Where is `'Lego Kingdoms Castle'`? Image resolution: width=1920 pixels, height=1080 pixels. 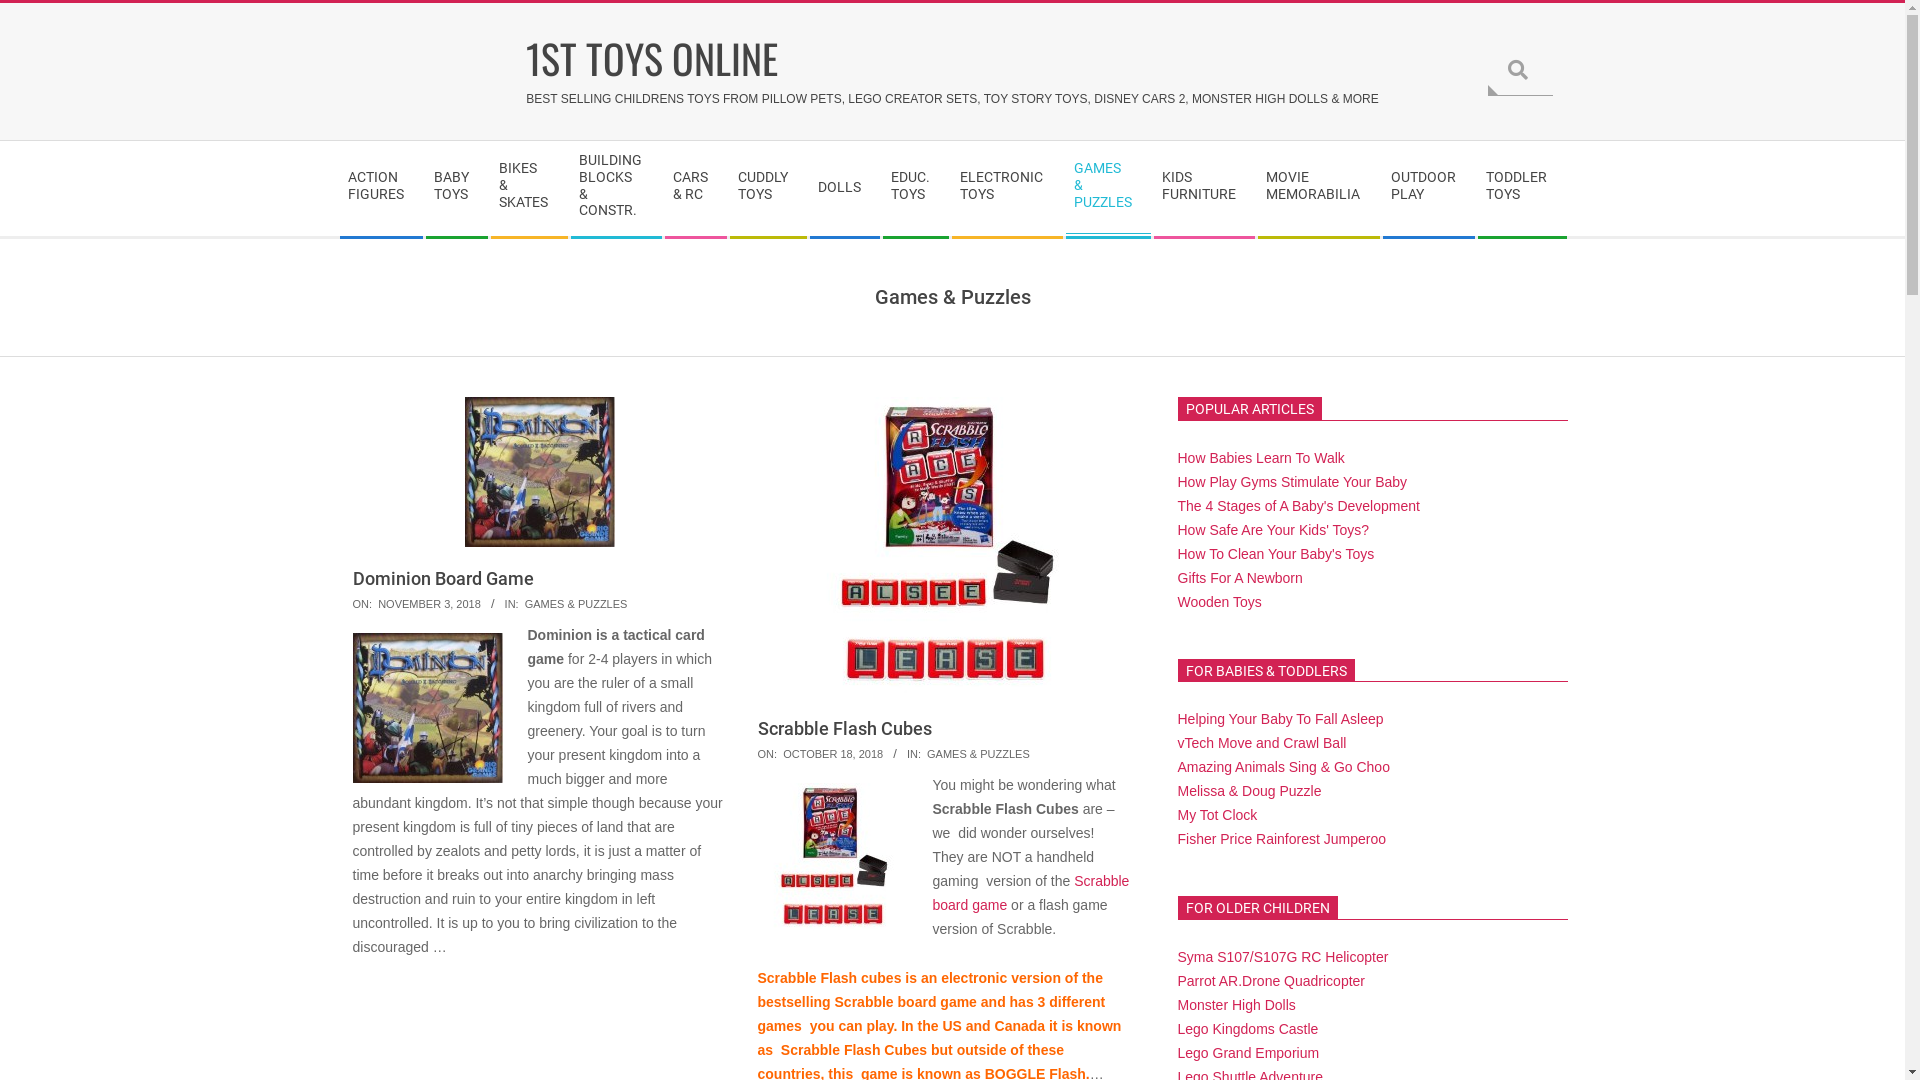
'Lego Kingdoms Castle' is located at coordinates (1247, 1029).